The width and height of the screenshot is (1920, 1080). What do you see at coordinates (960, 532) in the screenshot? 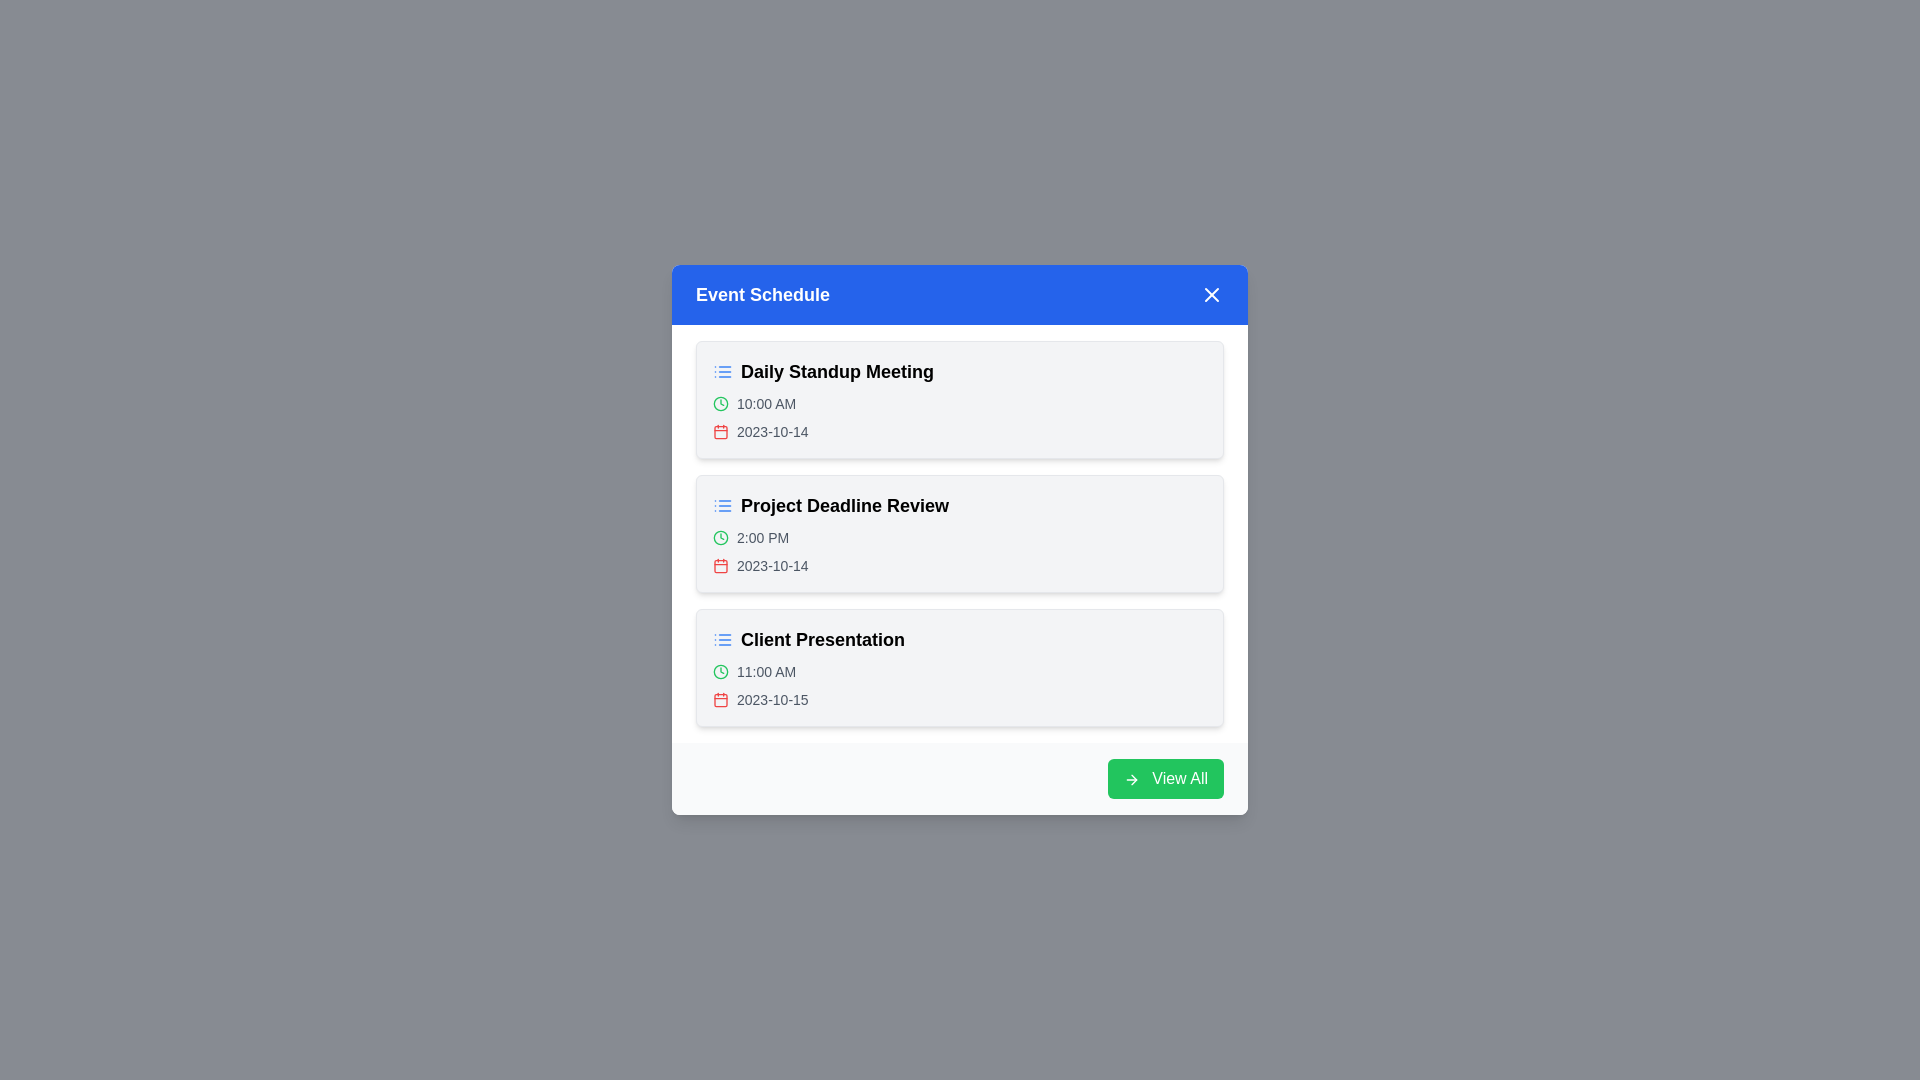
I see `the second Card item in the 'Event Schedule' modal, which displays 'Project Deadline Review' with associated icons and time details` at bounding box center [960, 532].